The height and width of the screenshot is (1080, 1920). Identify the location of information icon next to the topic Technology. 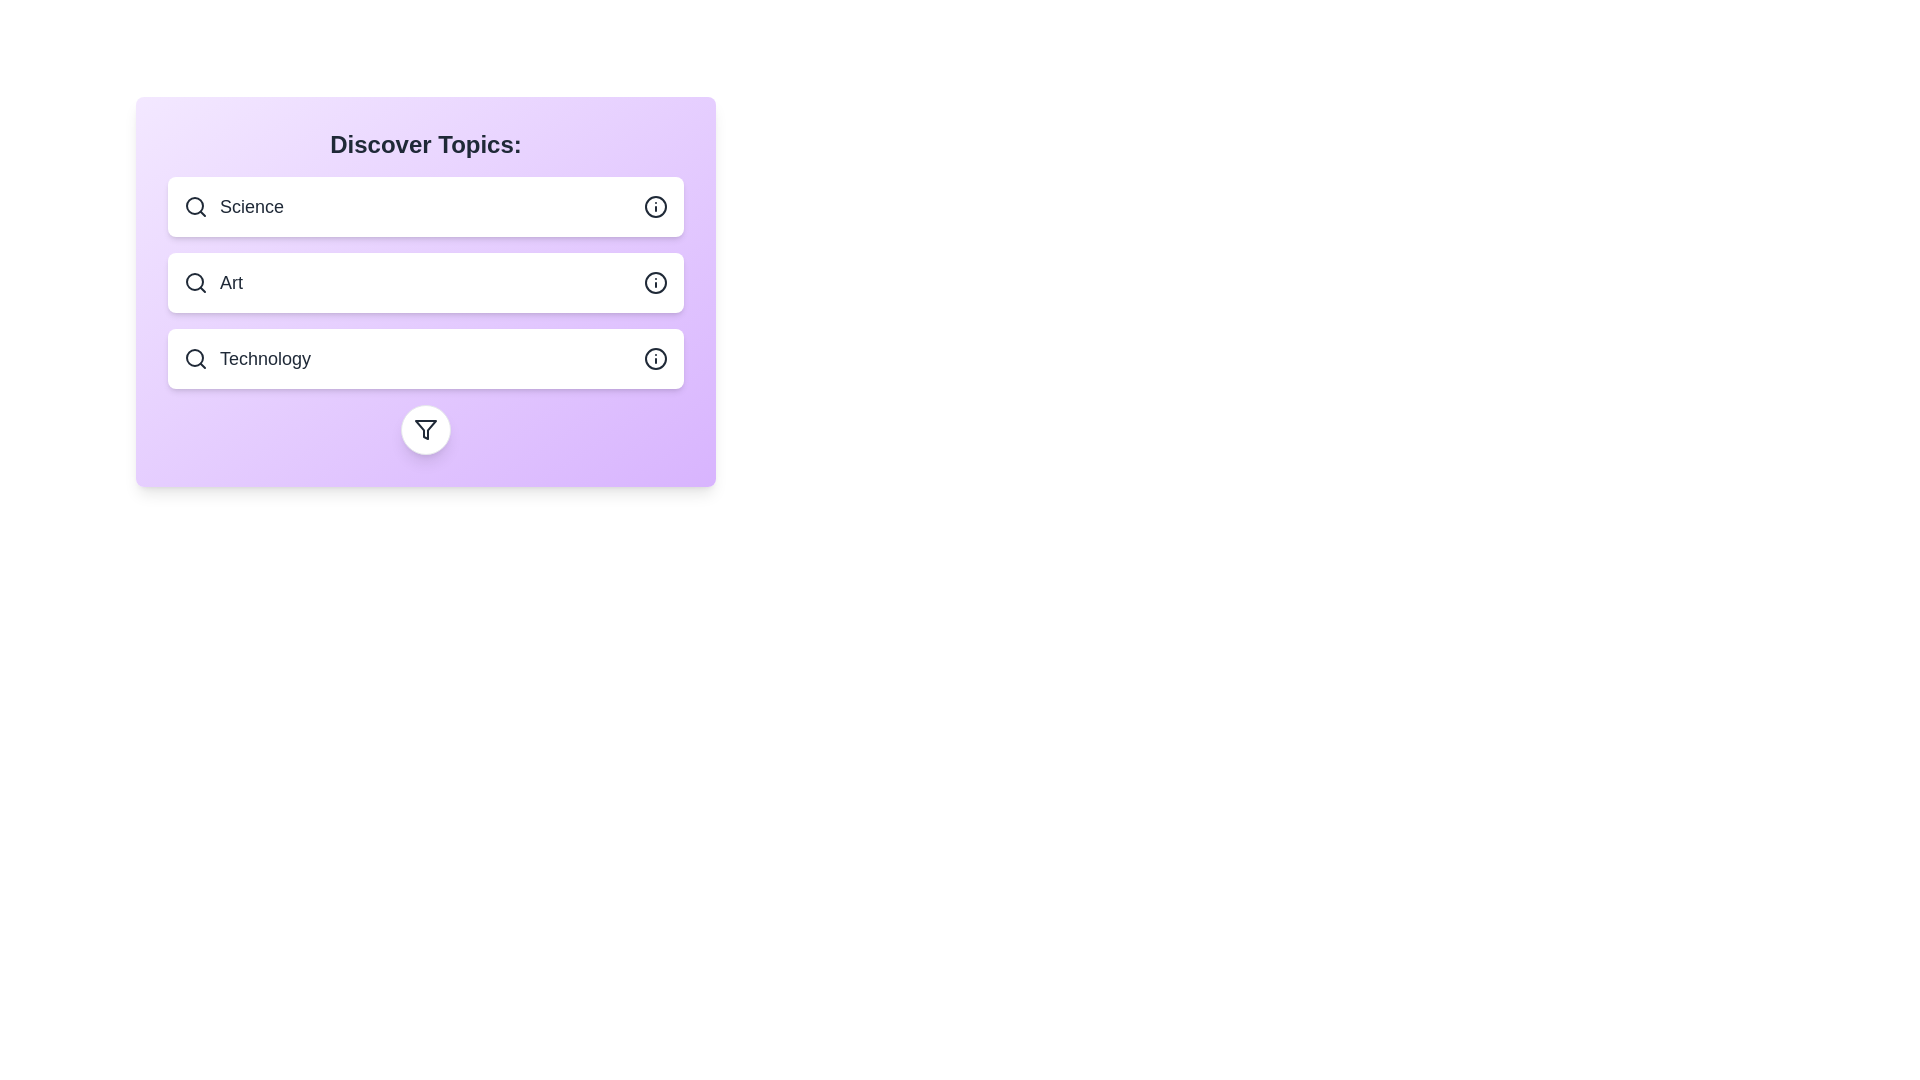
(656, 357).